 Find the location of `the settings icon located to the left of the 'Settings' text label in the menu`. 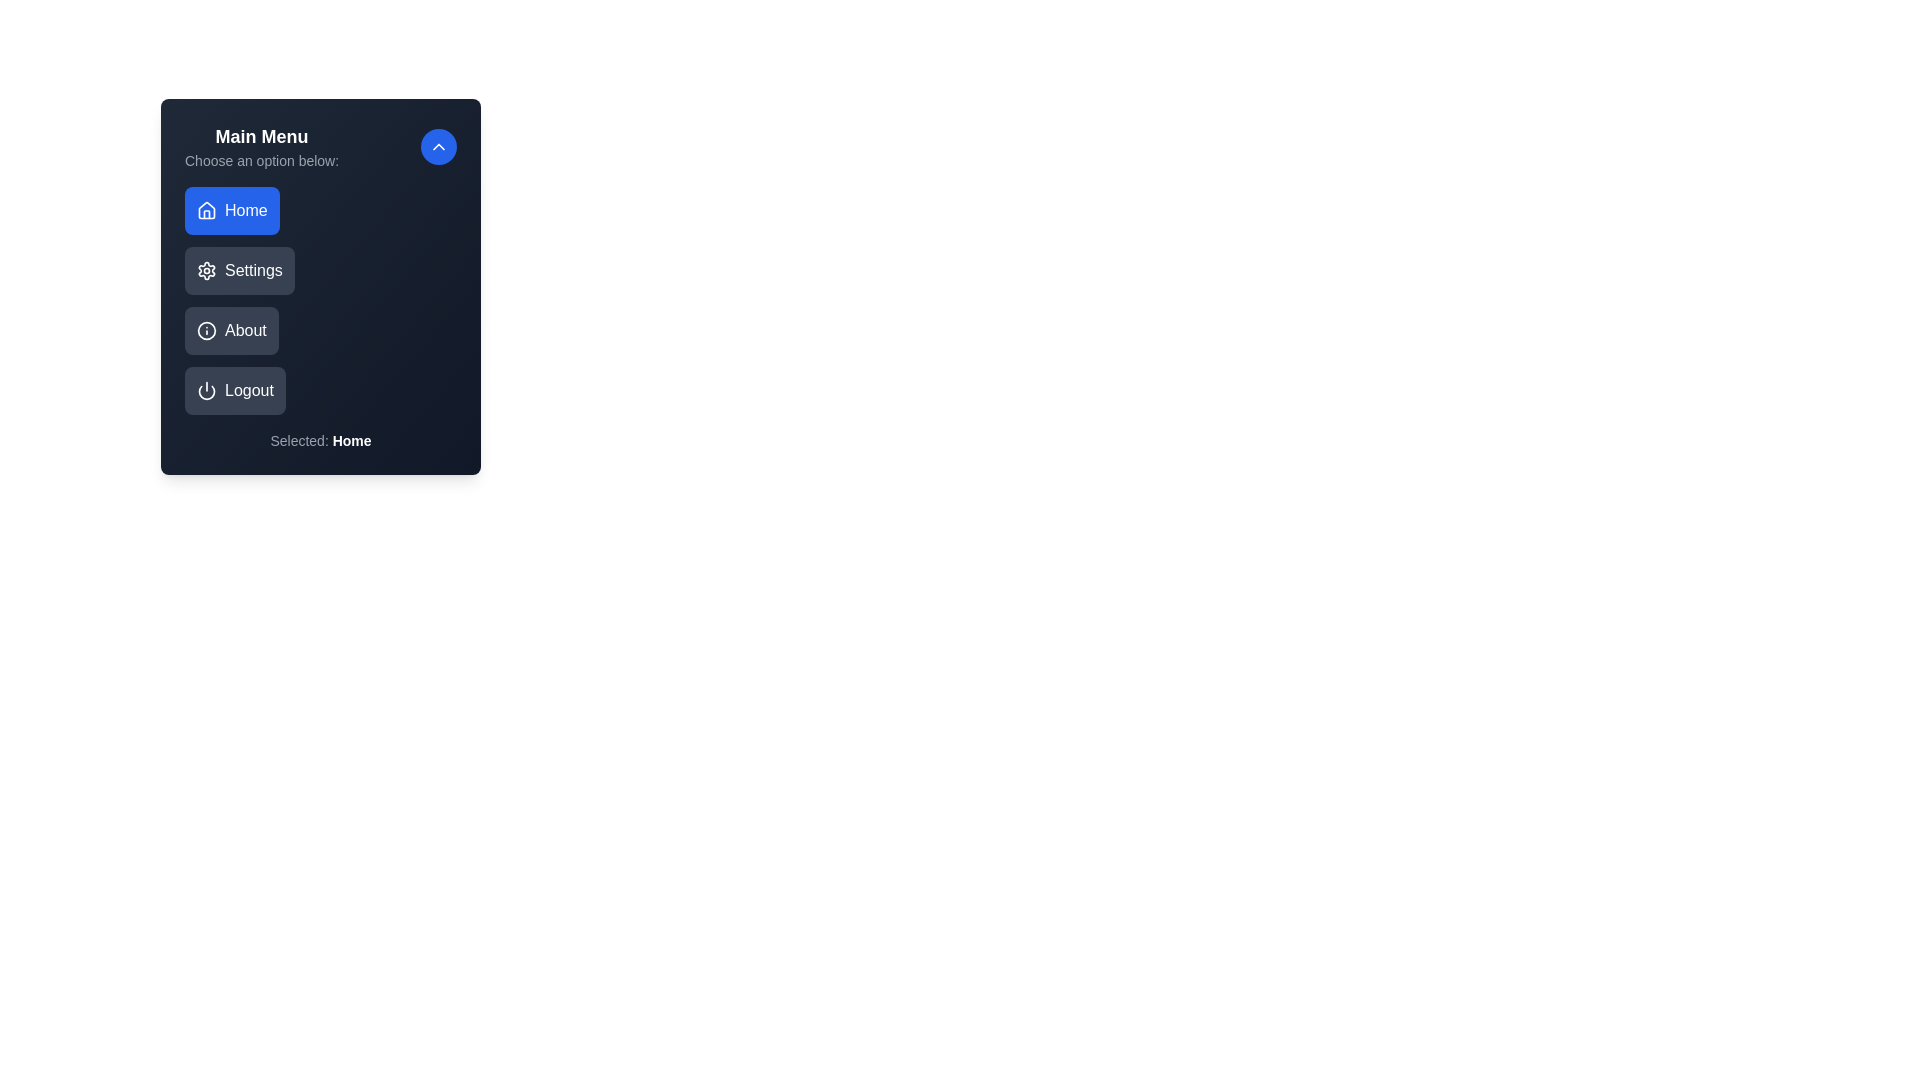

the settings icon located to the left of the 'Settings' text label in the menu is located at coordinates (206, 270).